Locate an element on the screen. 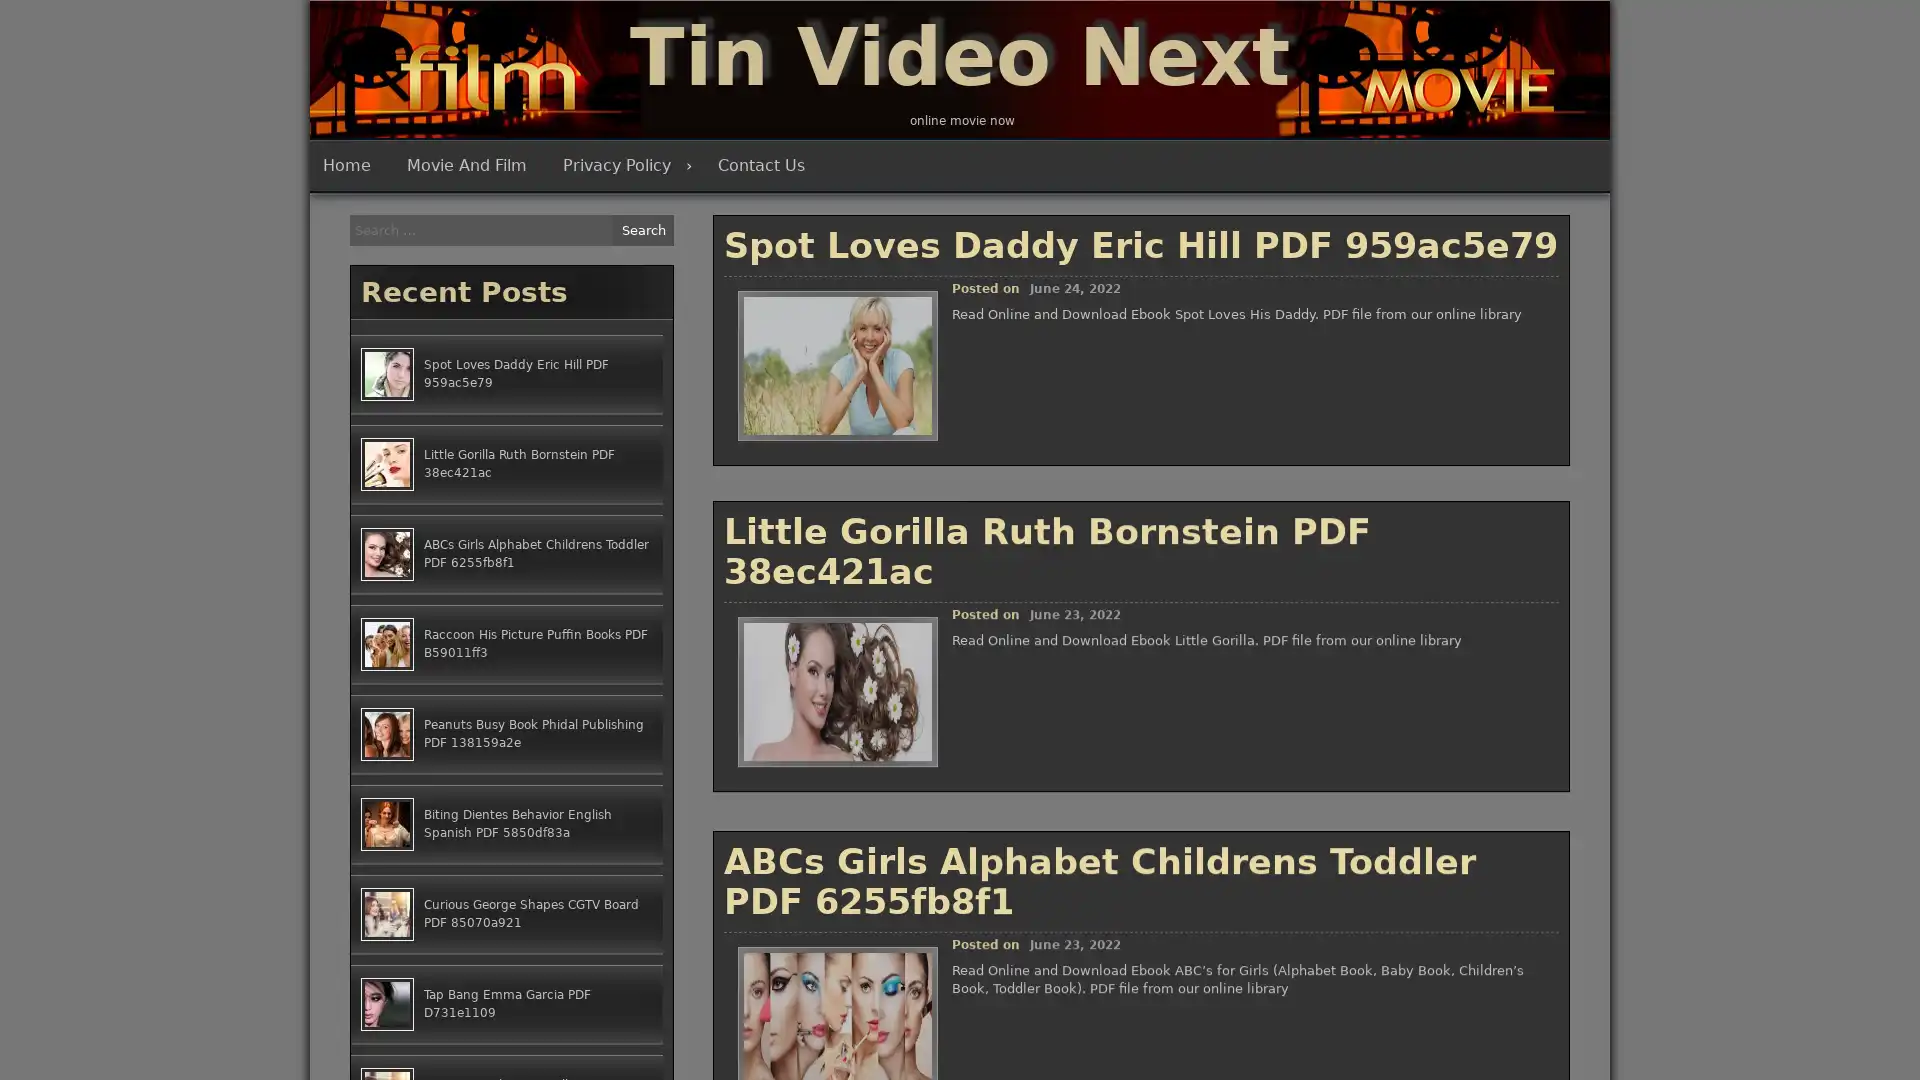  Search is located at coordinates (643, 229).